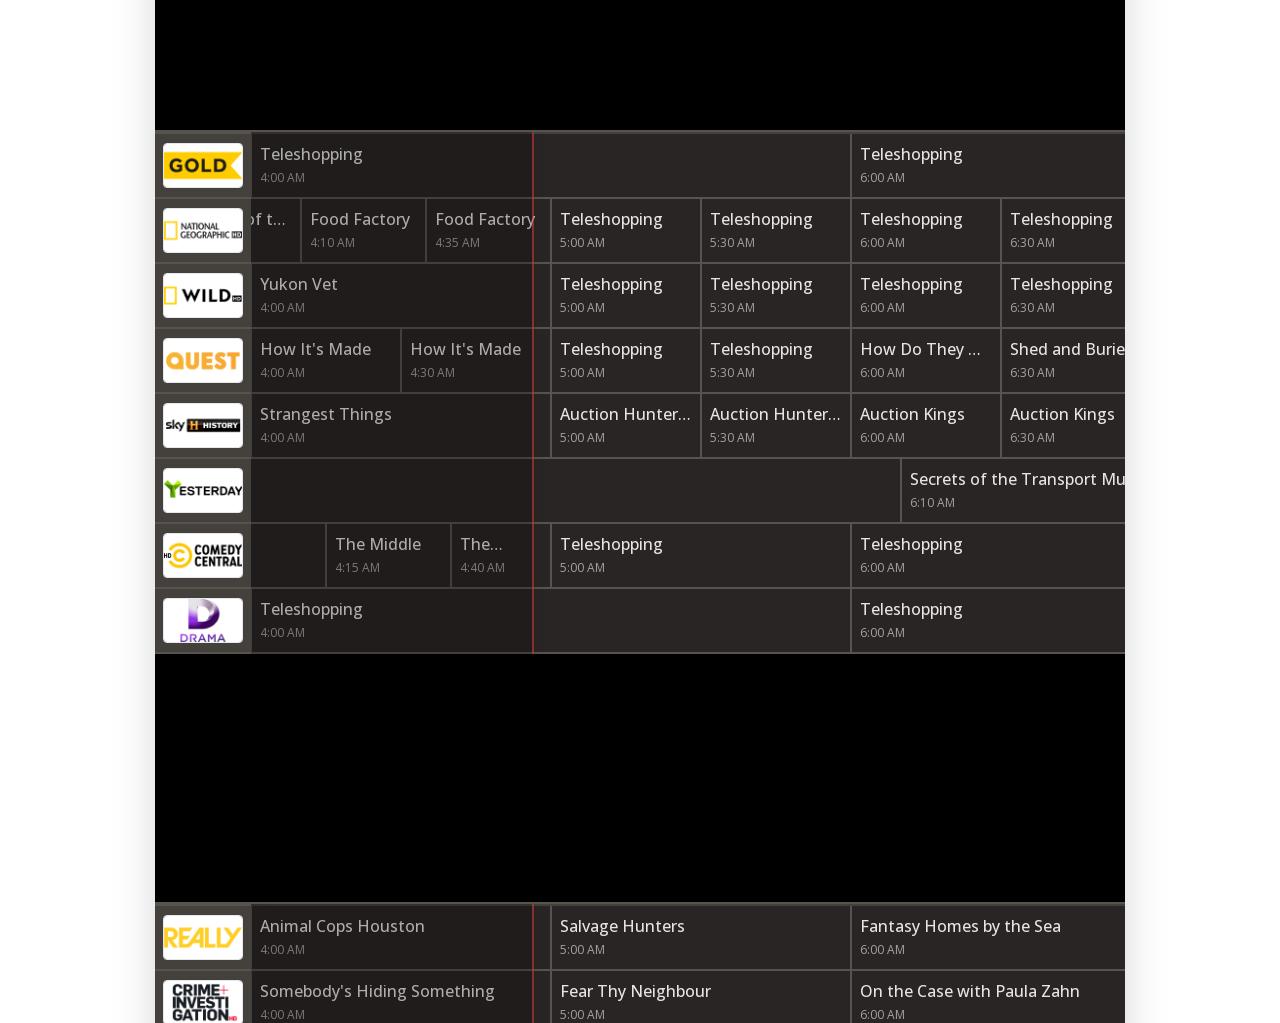  What do you see at coordinates (931, 502) in the screenshot?
I see `'6:10 AM'` at bounding box center [931, 502].